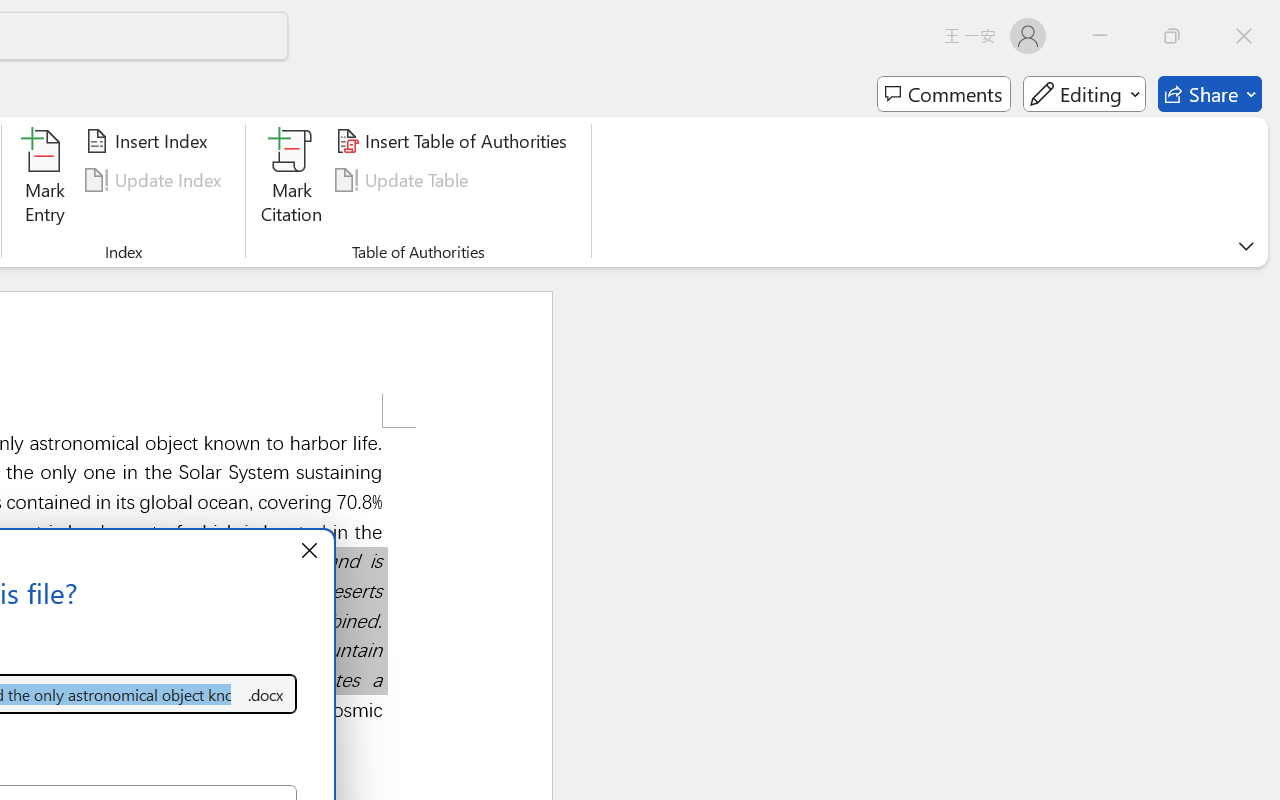 The height and width of the screenshot is (800, 1280). What do you see at coordinates (291, 179) in the screenshot?
I see `'Mark Citation...'` at bounding box center [291, 179].